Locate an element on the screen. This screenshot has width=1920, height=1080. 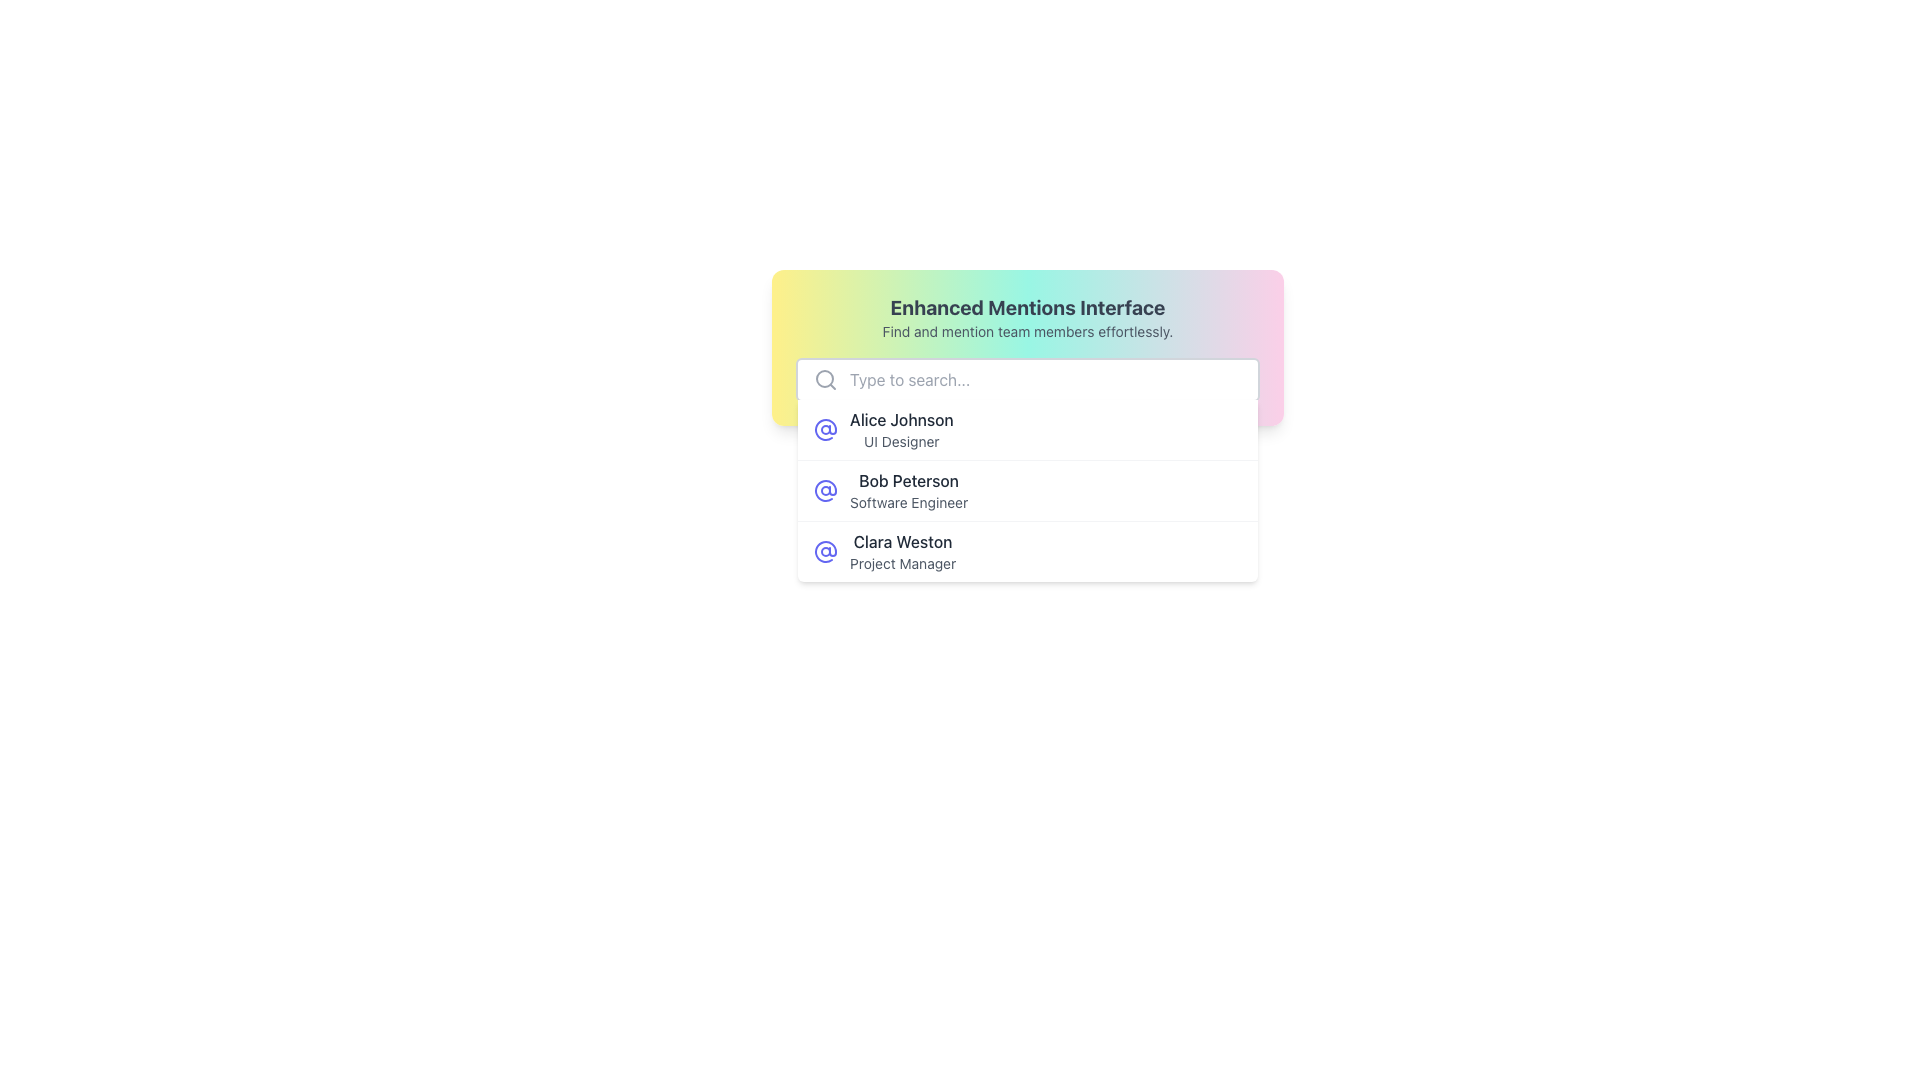
the Informational Component (Header with Description) that serves as the title and introductory section for the interface, positioned centrally at the topmost segment of the layout is located at coordinates (1027, 346).